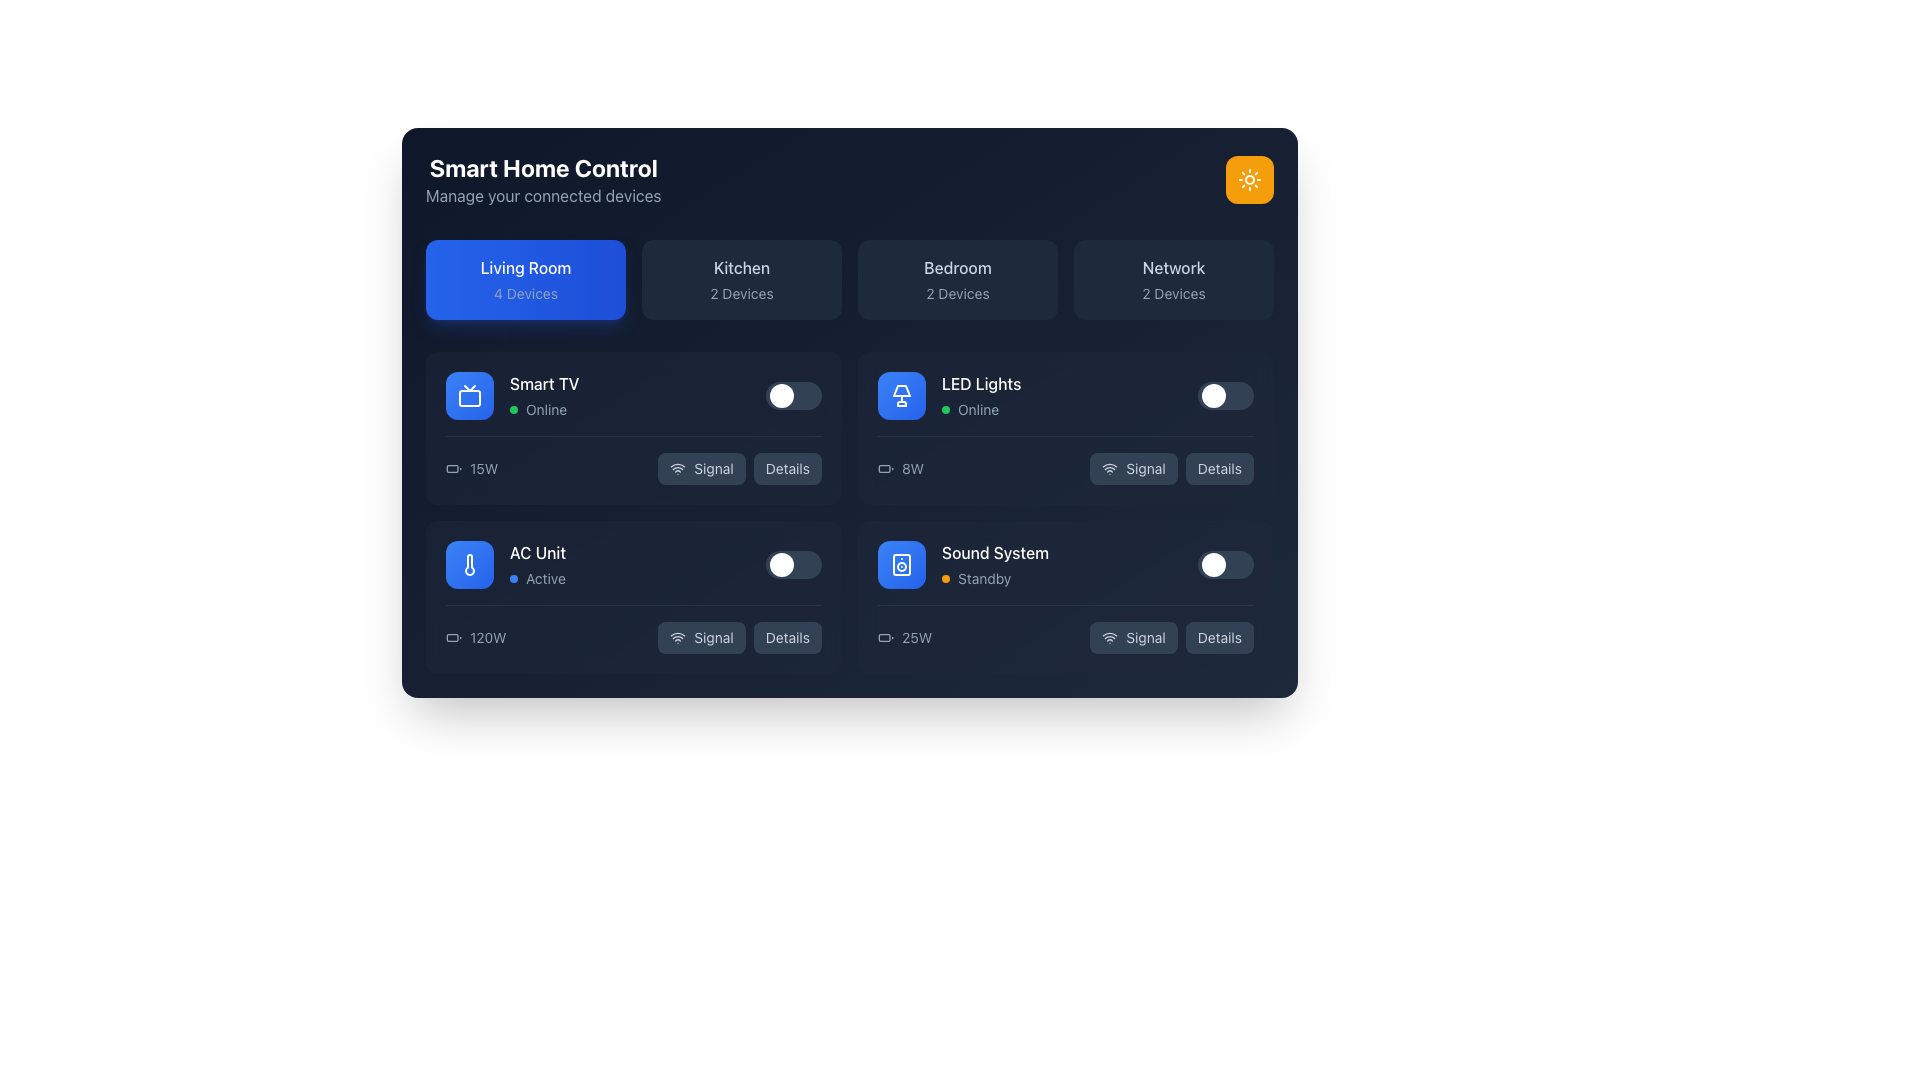 The height and width of the screenshot is (1080, 1920). Describe the element at coordinates (546, 578) in the screenshot. I see `the 'Active' label, which is styled in slate gray and positioned next to a blue circular indicator within the 'AC Unit' card in the 'Living Room' section` at that location.